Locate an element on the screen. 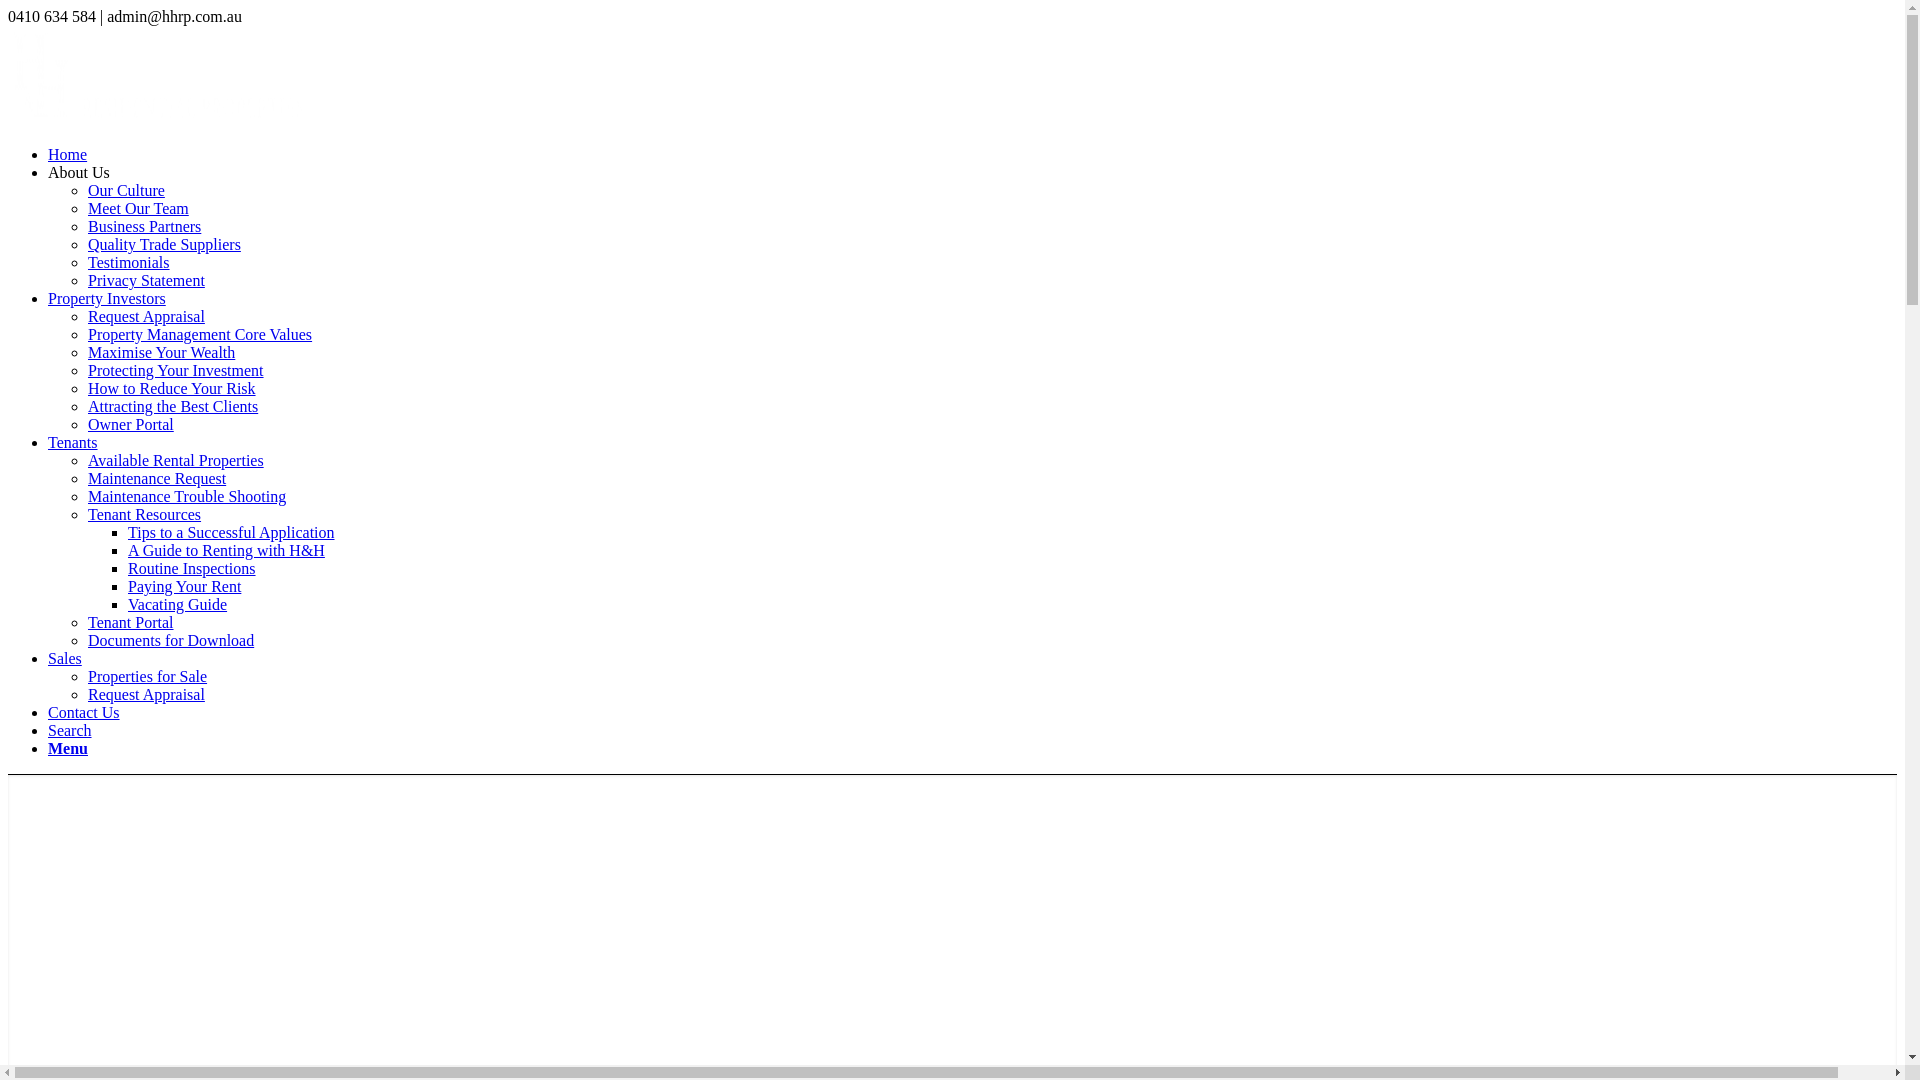  'Tenants' is located at coordinates (48, 441).